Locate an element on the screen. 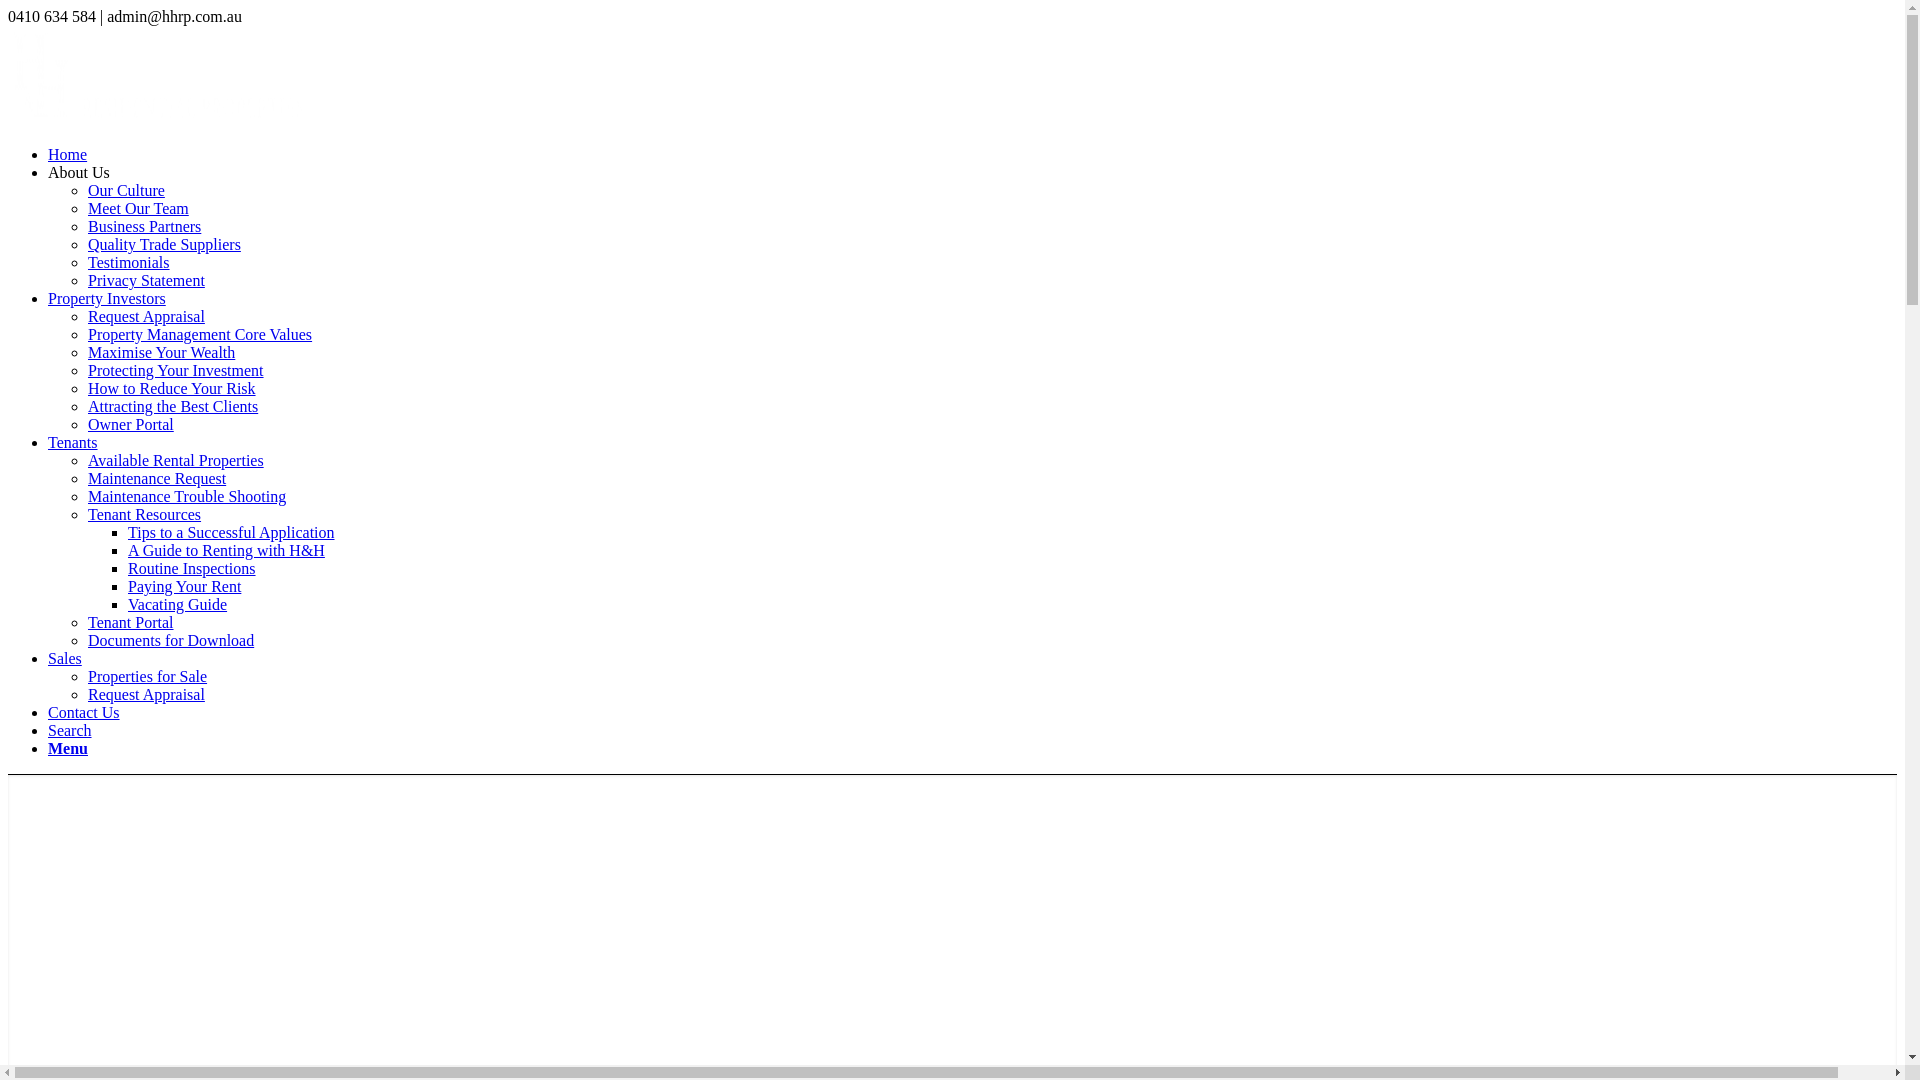  'Tenants' is located at coordinates (48, 441).